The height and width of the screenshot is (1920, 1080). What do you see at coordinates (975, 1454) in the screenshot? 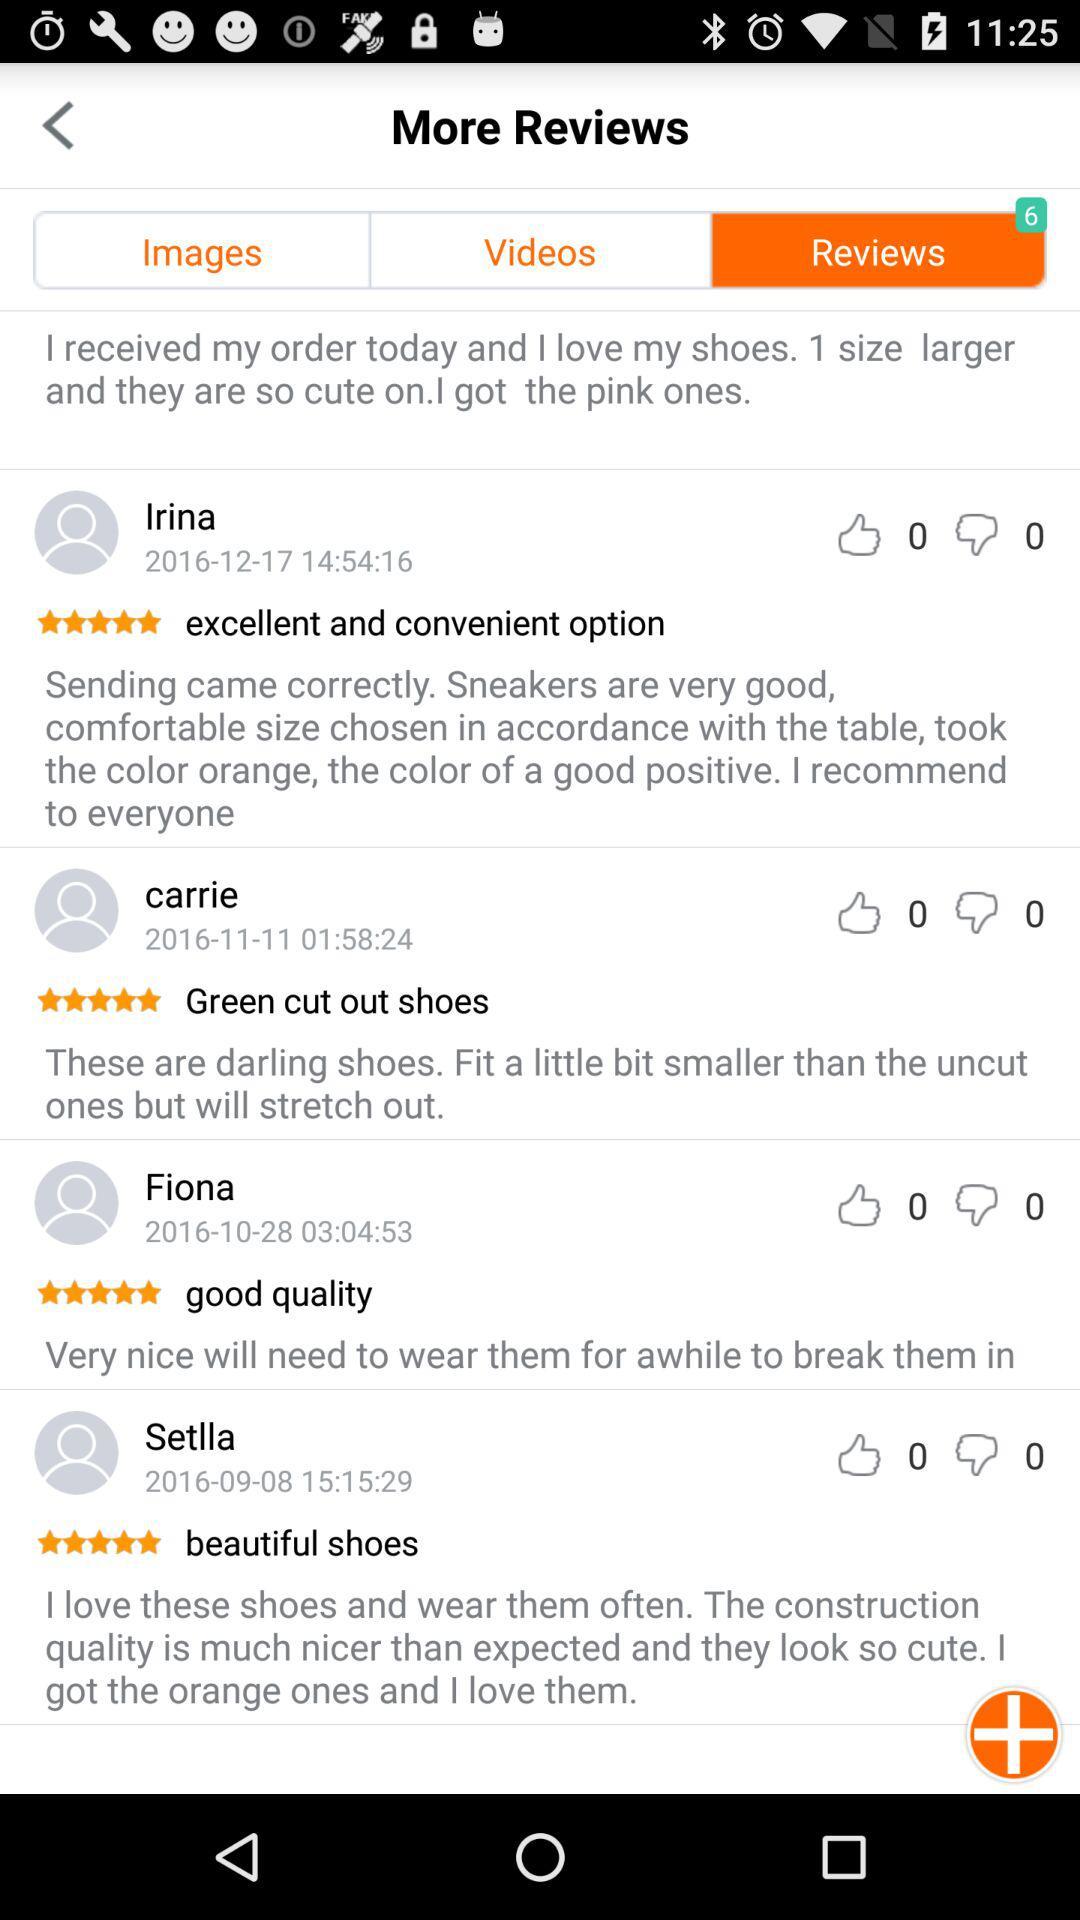
I see `click dislike symbol` at bounding box center [975, 1454].